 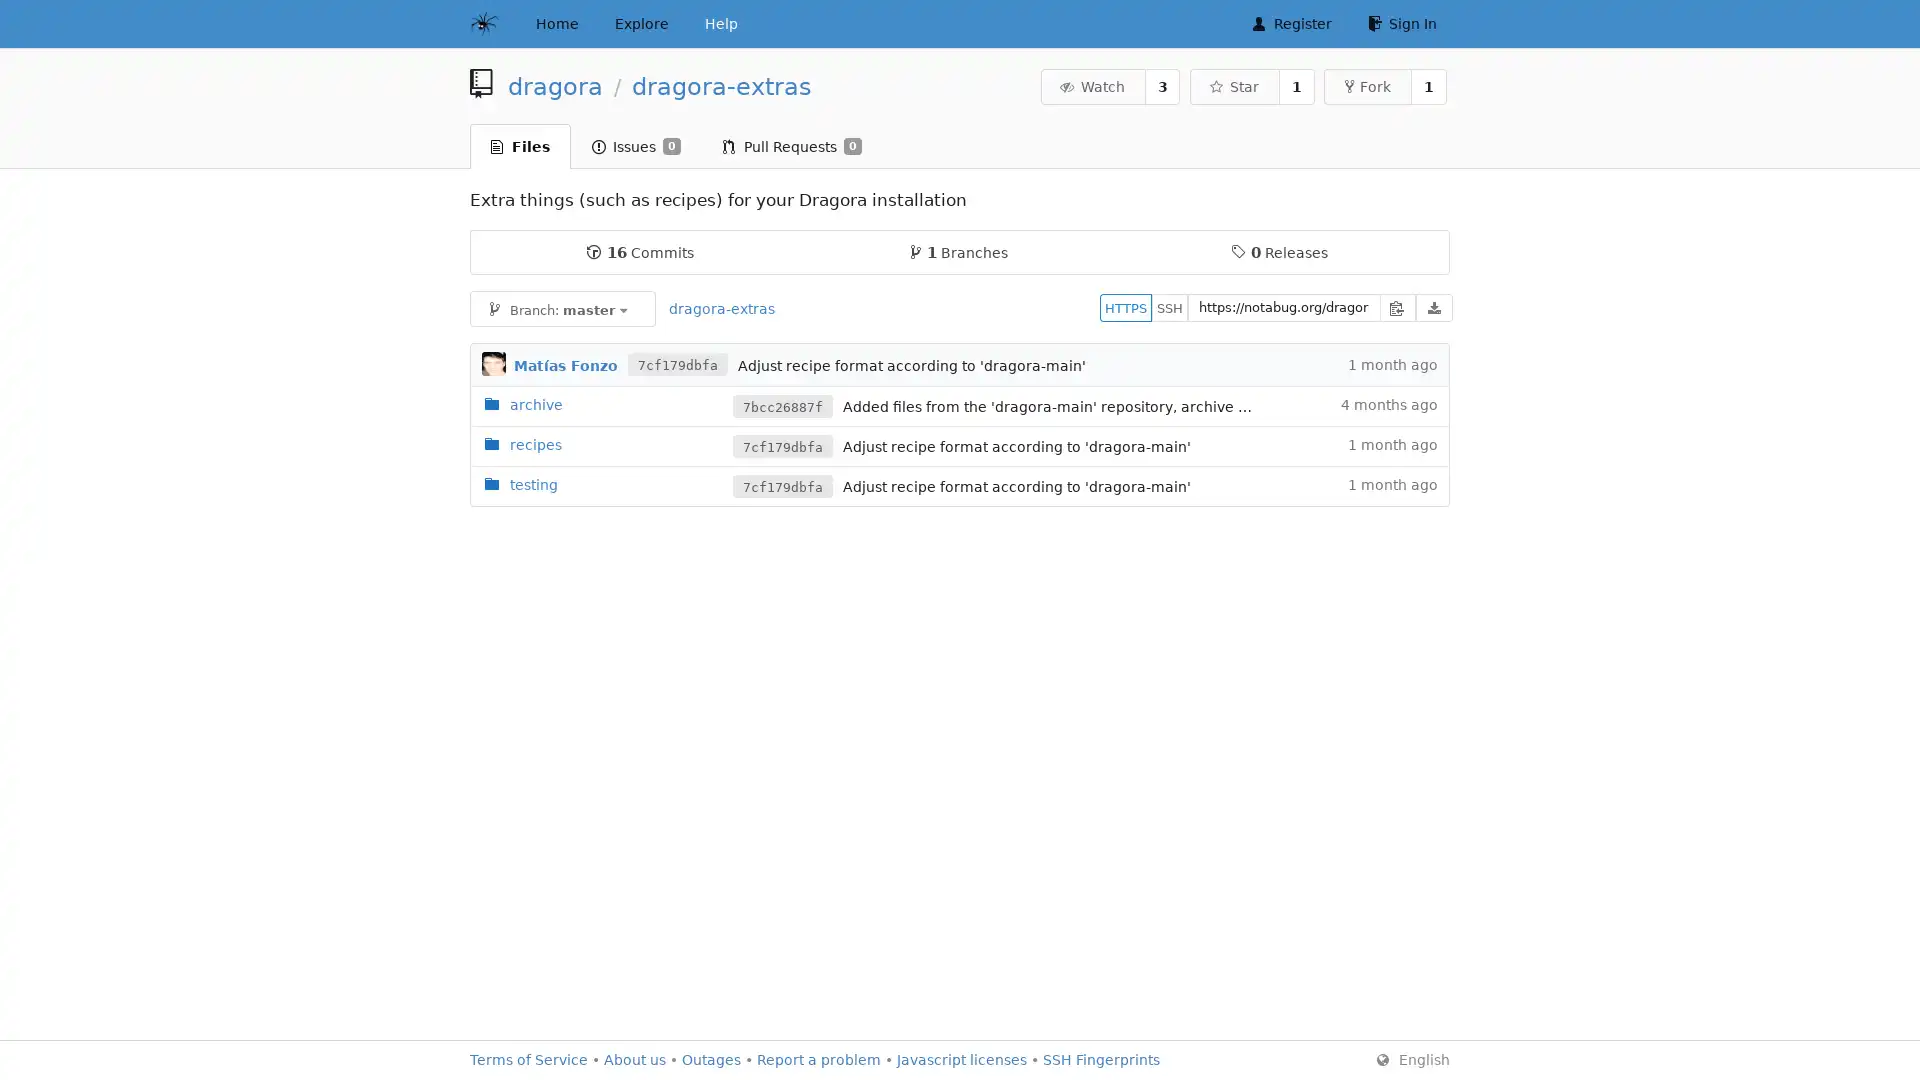 I want to click on HTTPS, so click(x=1126, y=307).